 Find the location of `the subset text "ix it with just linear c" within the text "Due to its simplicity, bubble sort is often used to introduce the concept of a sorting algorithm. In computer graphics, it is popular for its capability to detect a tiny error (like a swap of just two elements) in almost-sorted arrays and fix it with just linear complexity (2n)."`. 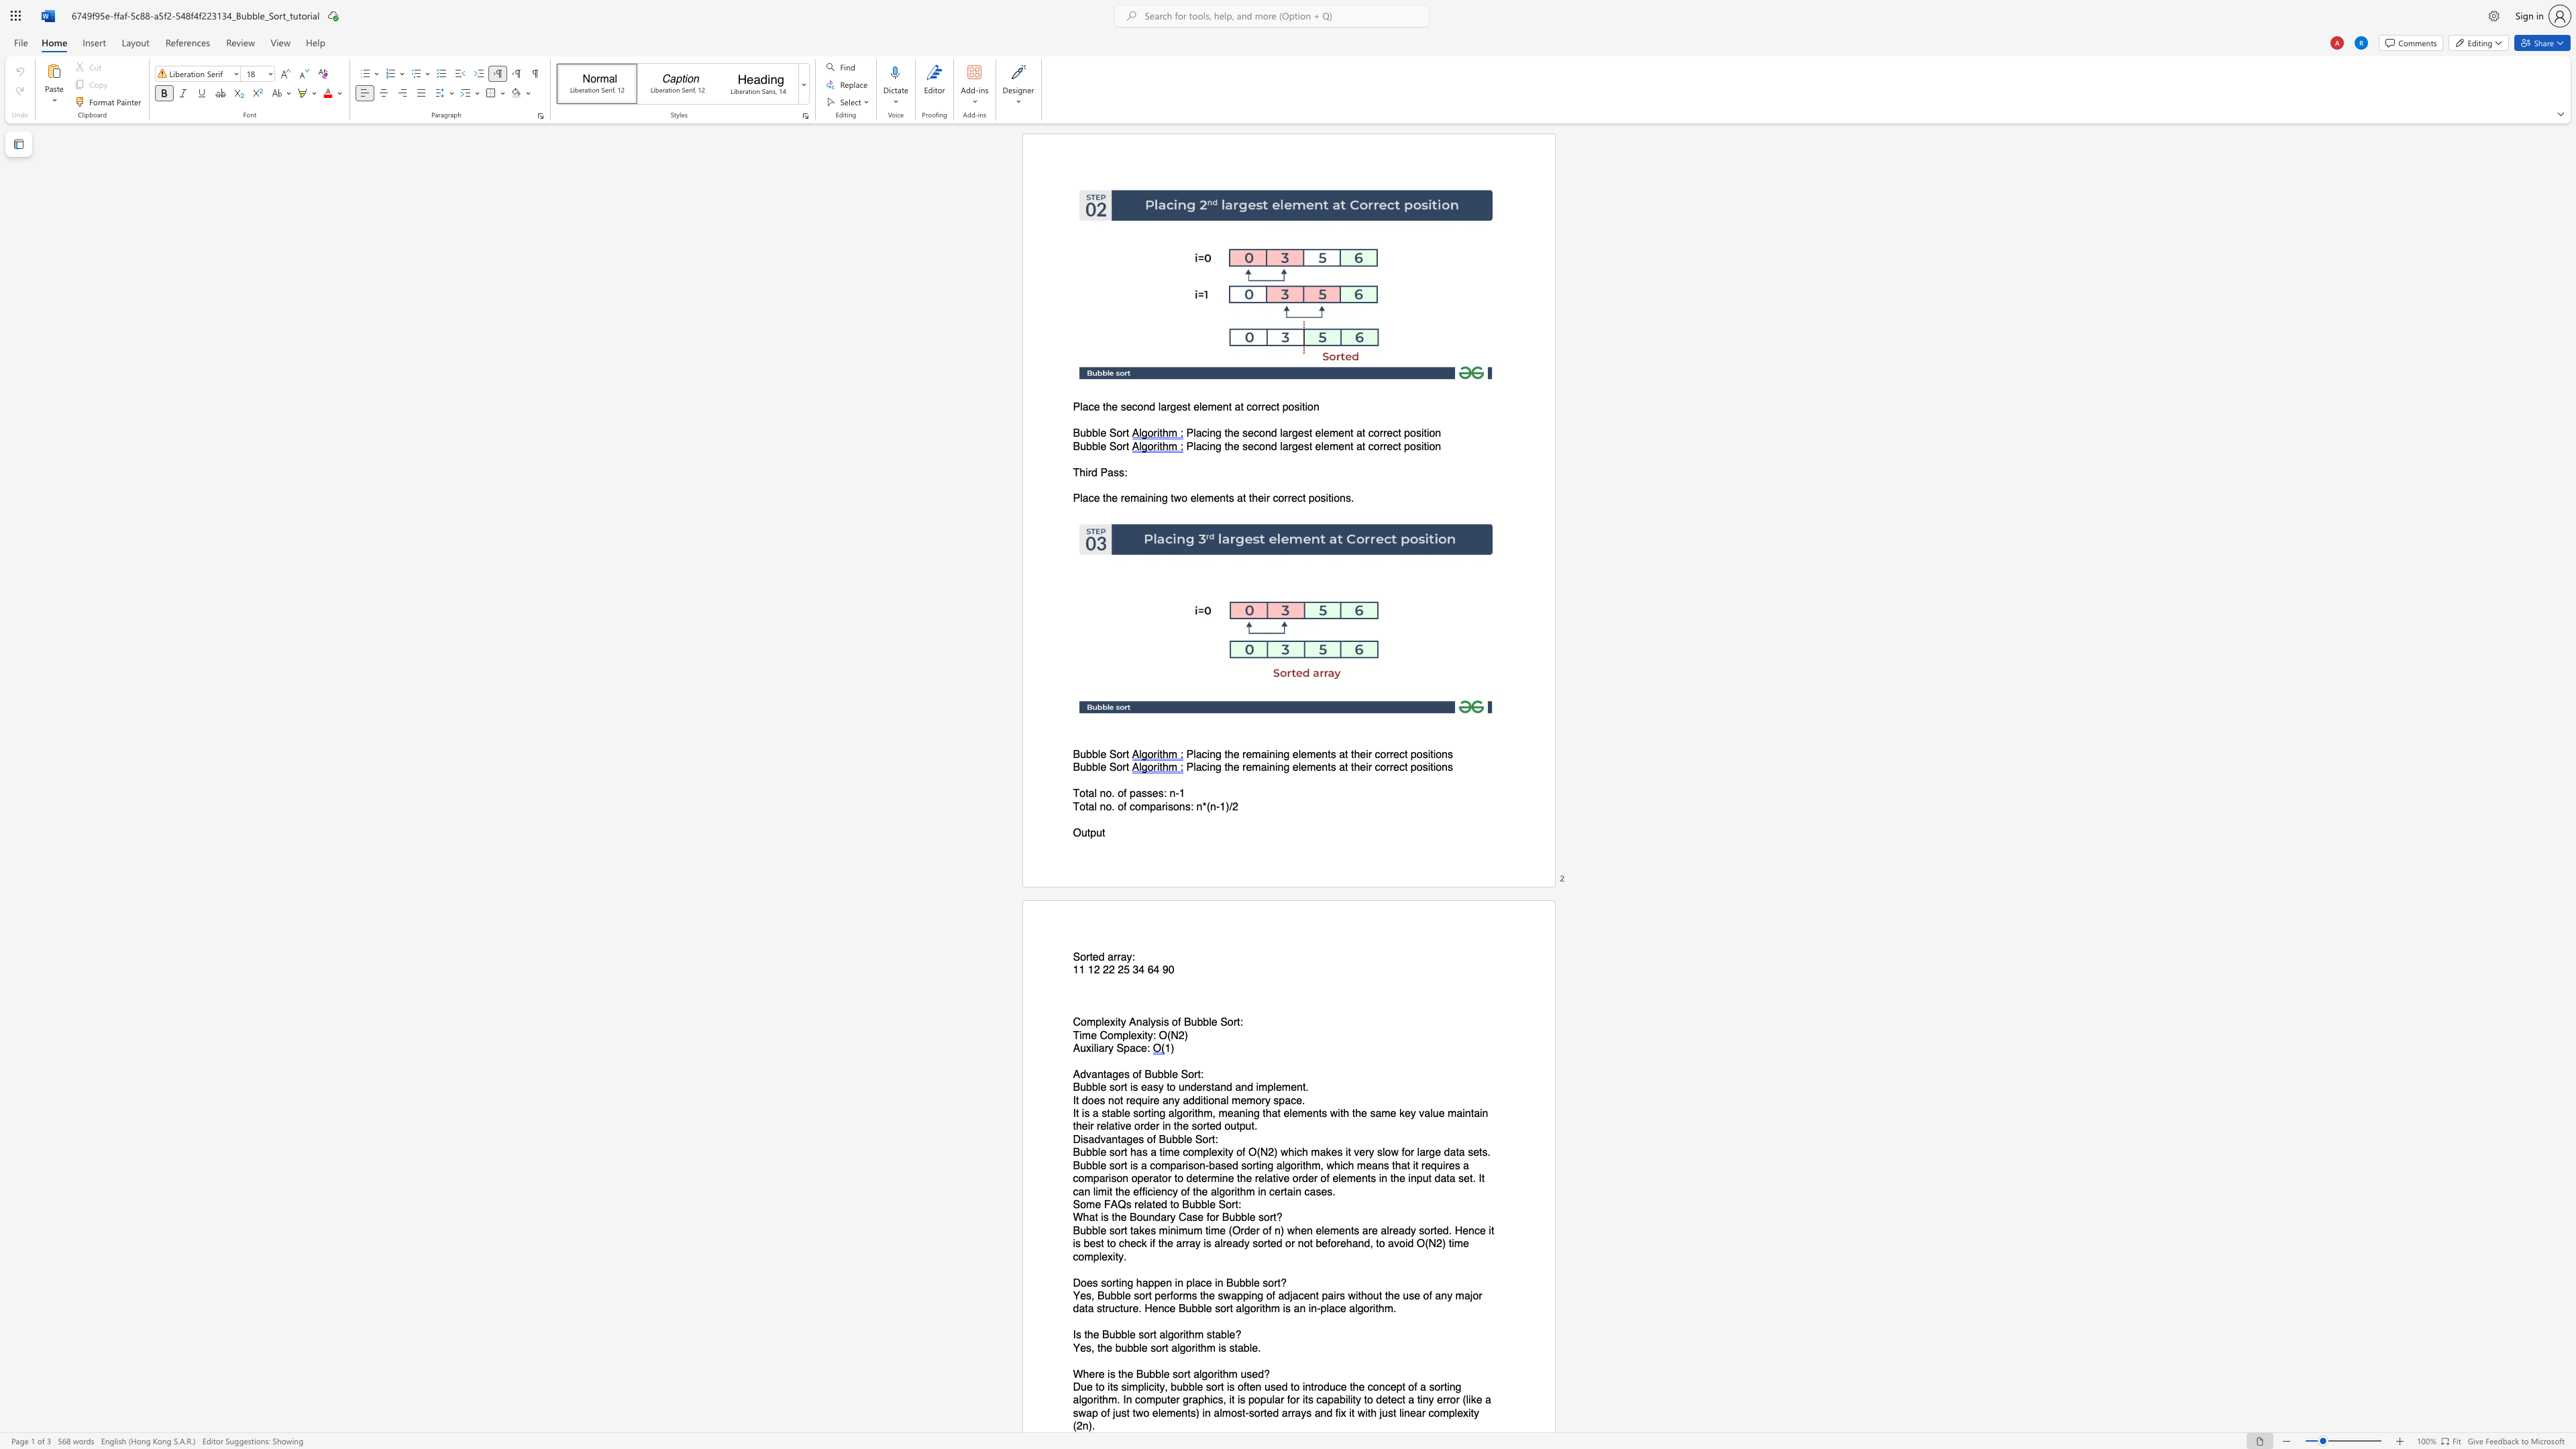

the subset text "ix it with just linear c" within the text "Due to its simplicity, bubble sort is often used to introduce the concept of a sorting algorithm. In computer graphics, it is popular for its capability to detect a tiny error (like a swap of just two elements) in almost-sorted arrays and fix it with just linear complexity (2n)." is located at coordinates (1338, 1412).